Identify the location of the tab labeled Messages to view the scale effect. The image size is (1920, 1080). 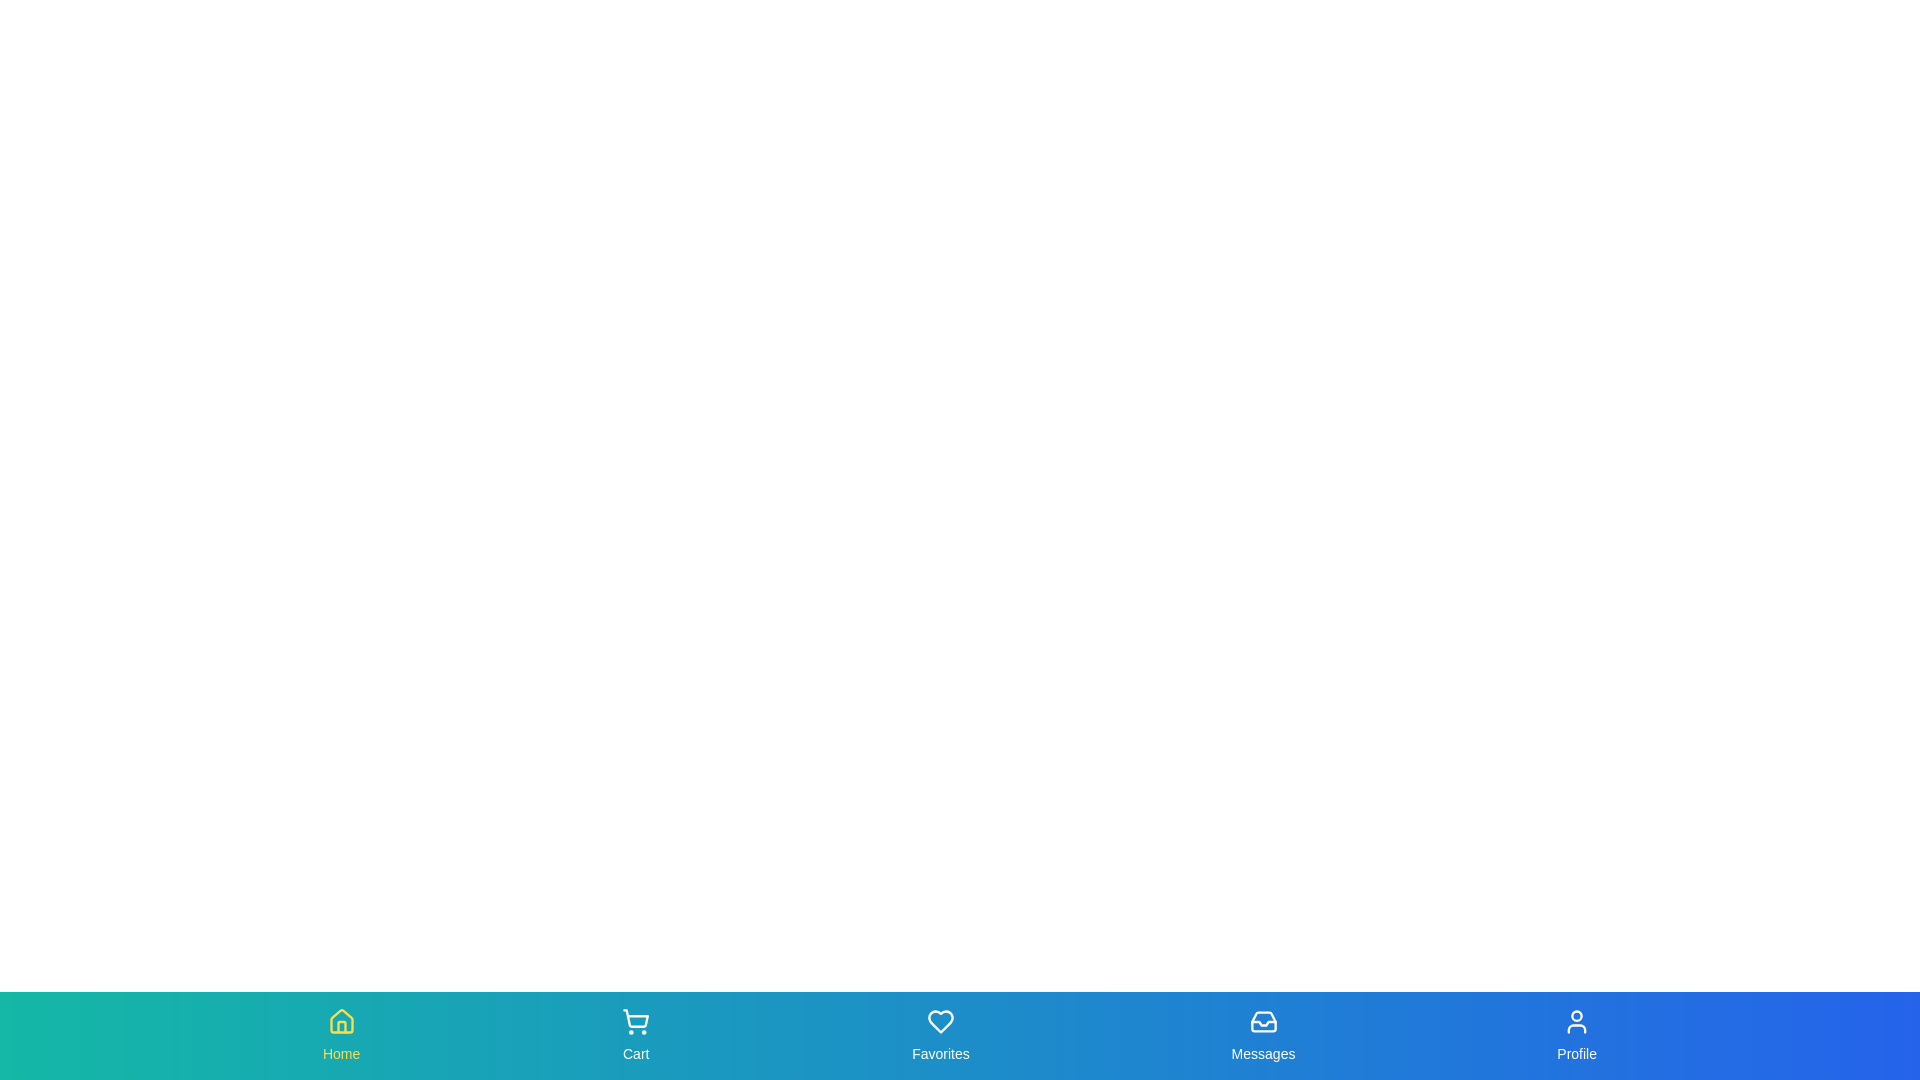
(1262, 1035).